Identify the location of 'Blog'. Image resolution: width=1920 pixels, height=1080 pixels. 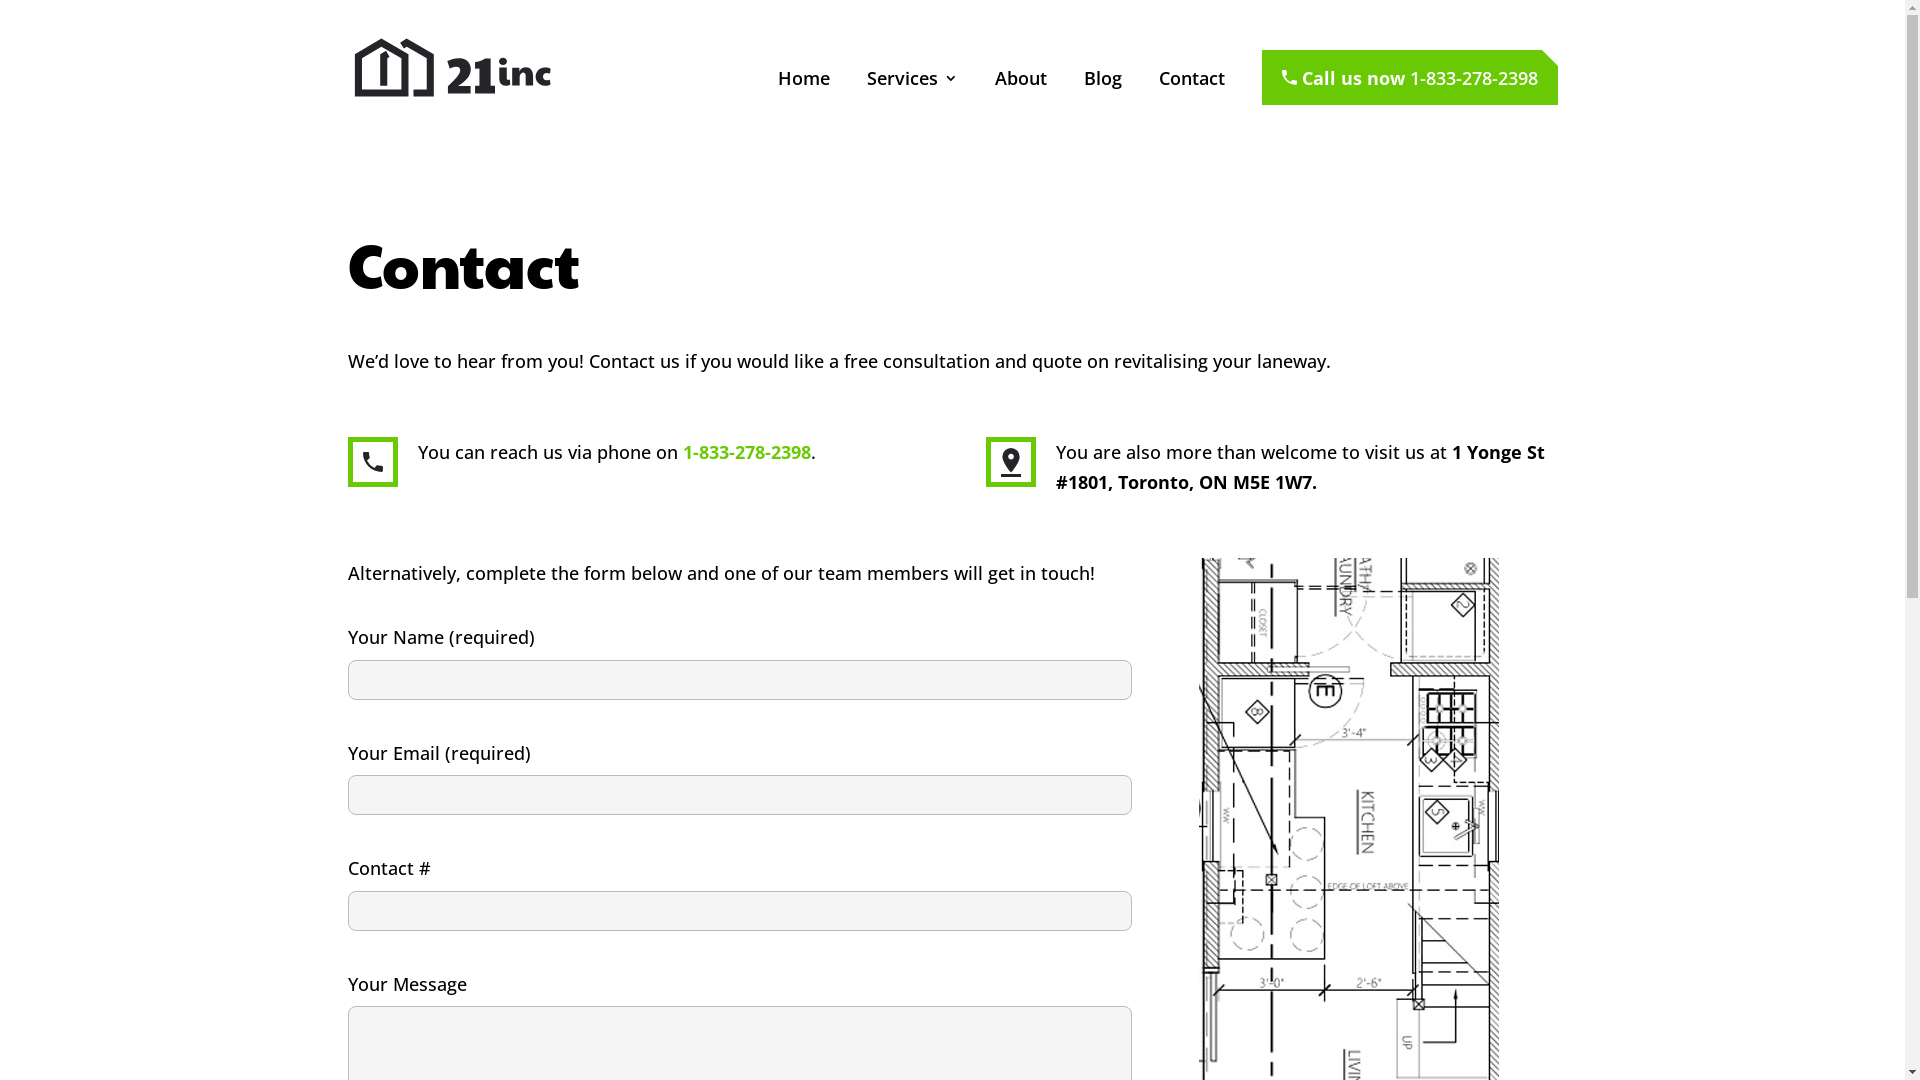
(1102, 103).